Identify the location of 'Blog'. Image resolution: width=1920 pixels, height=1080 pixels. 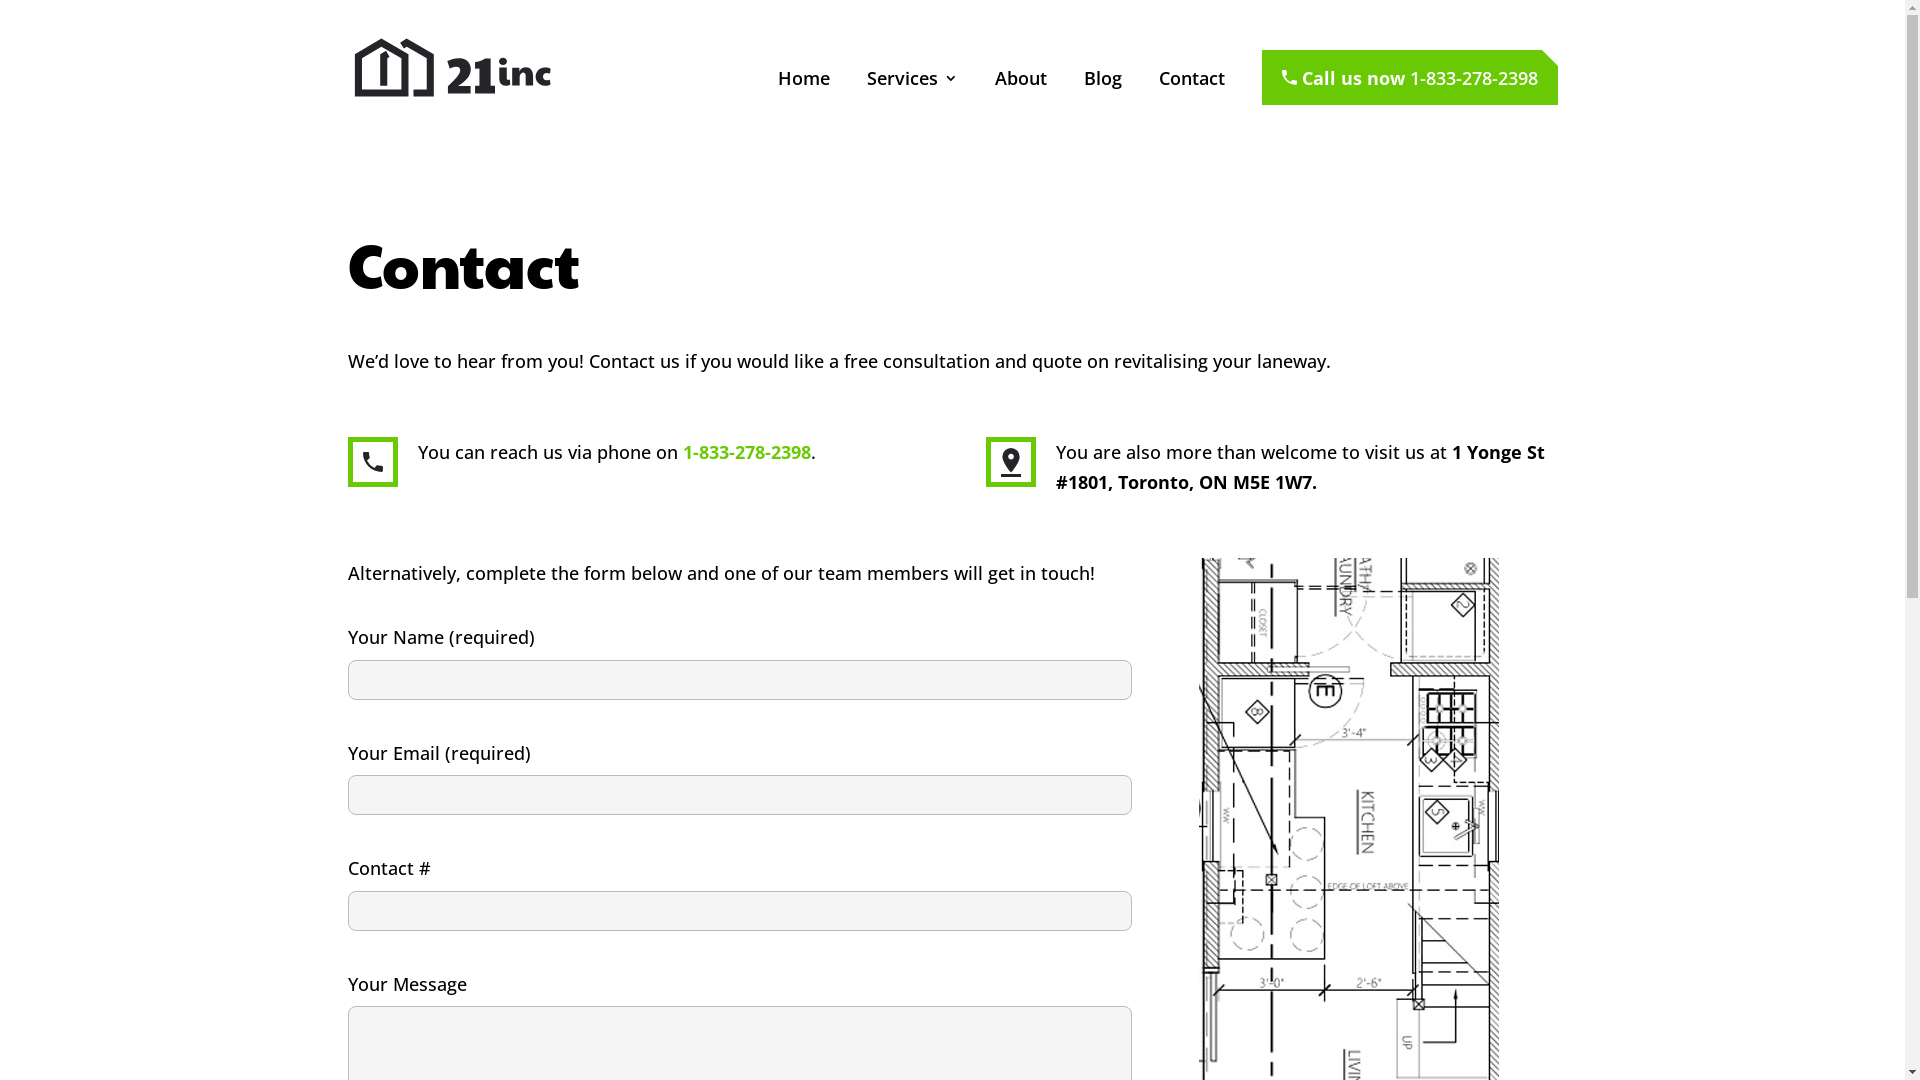
(1102, 103).